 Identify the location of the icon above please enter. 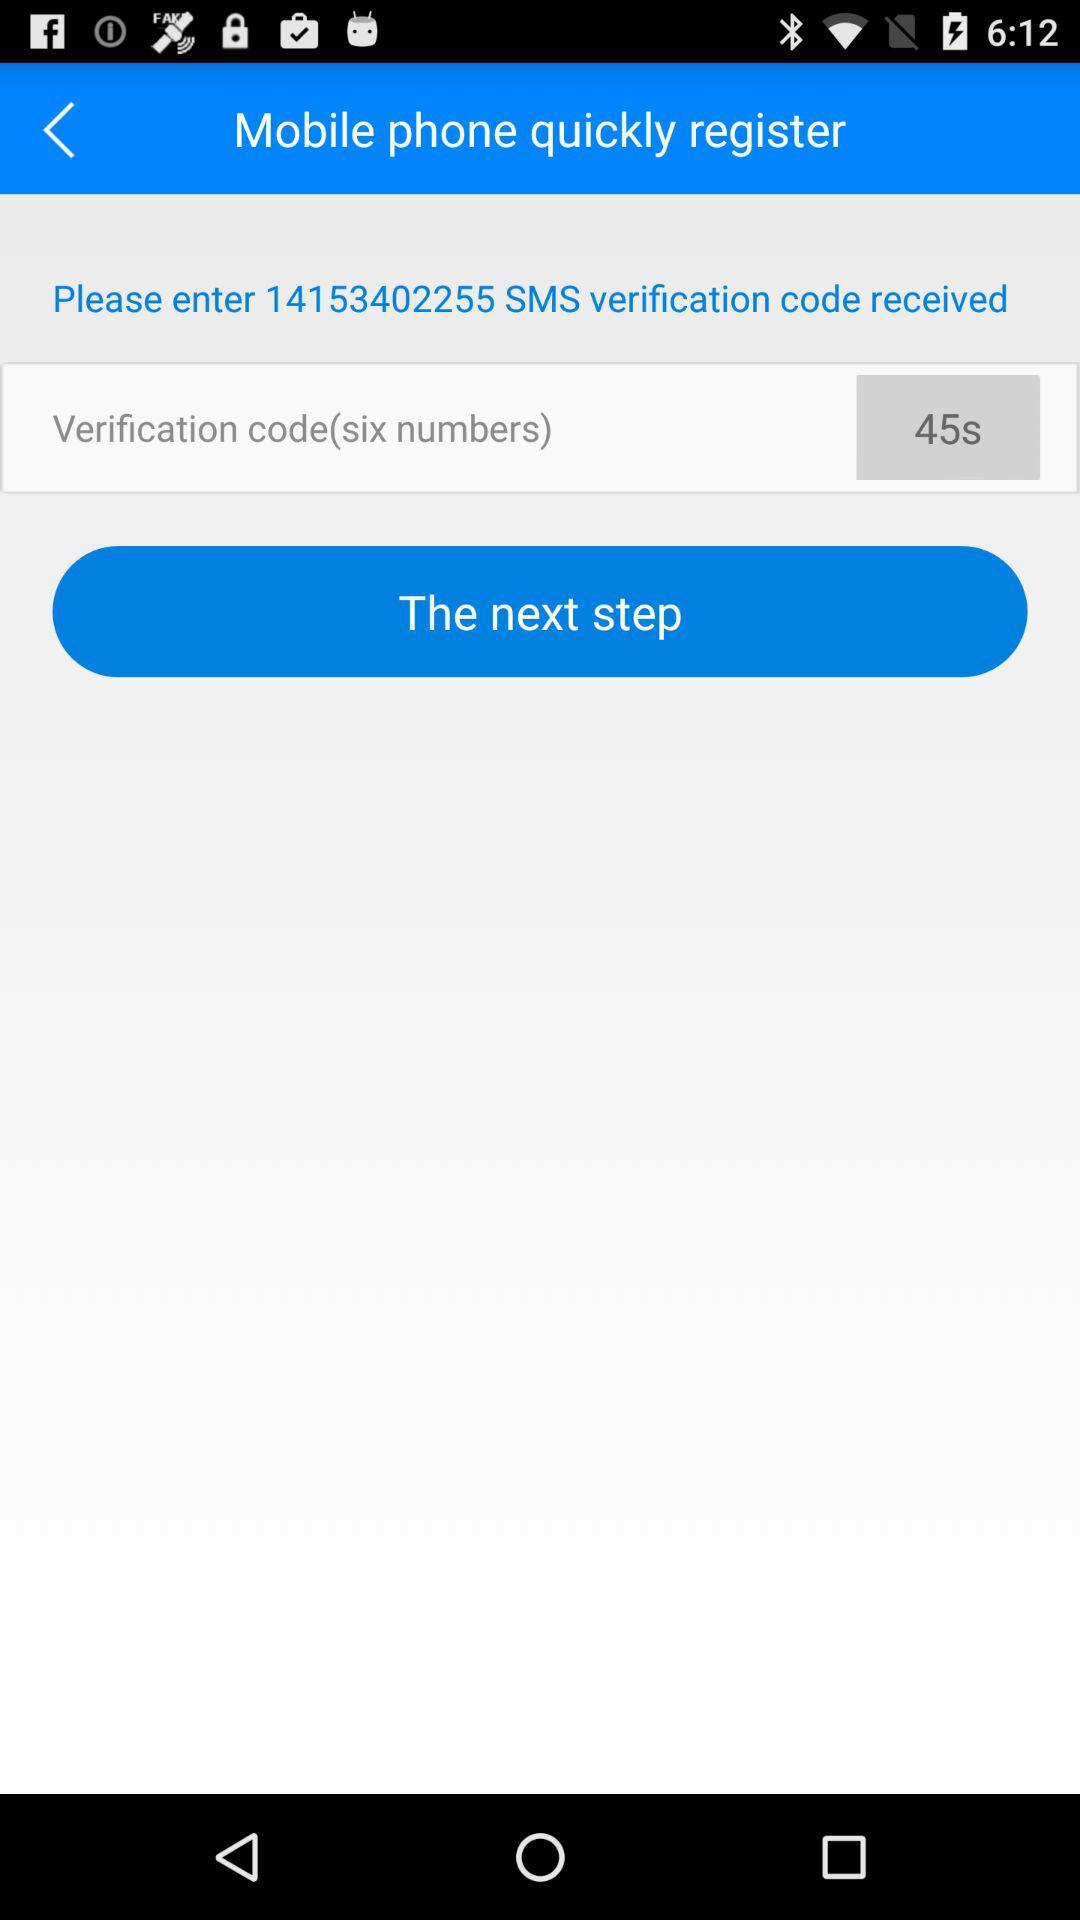
(64, 127).